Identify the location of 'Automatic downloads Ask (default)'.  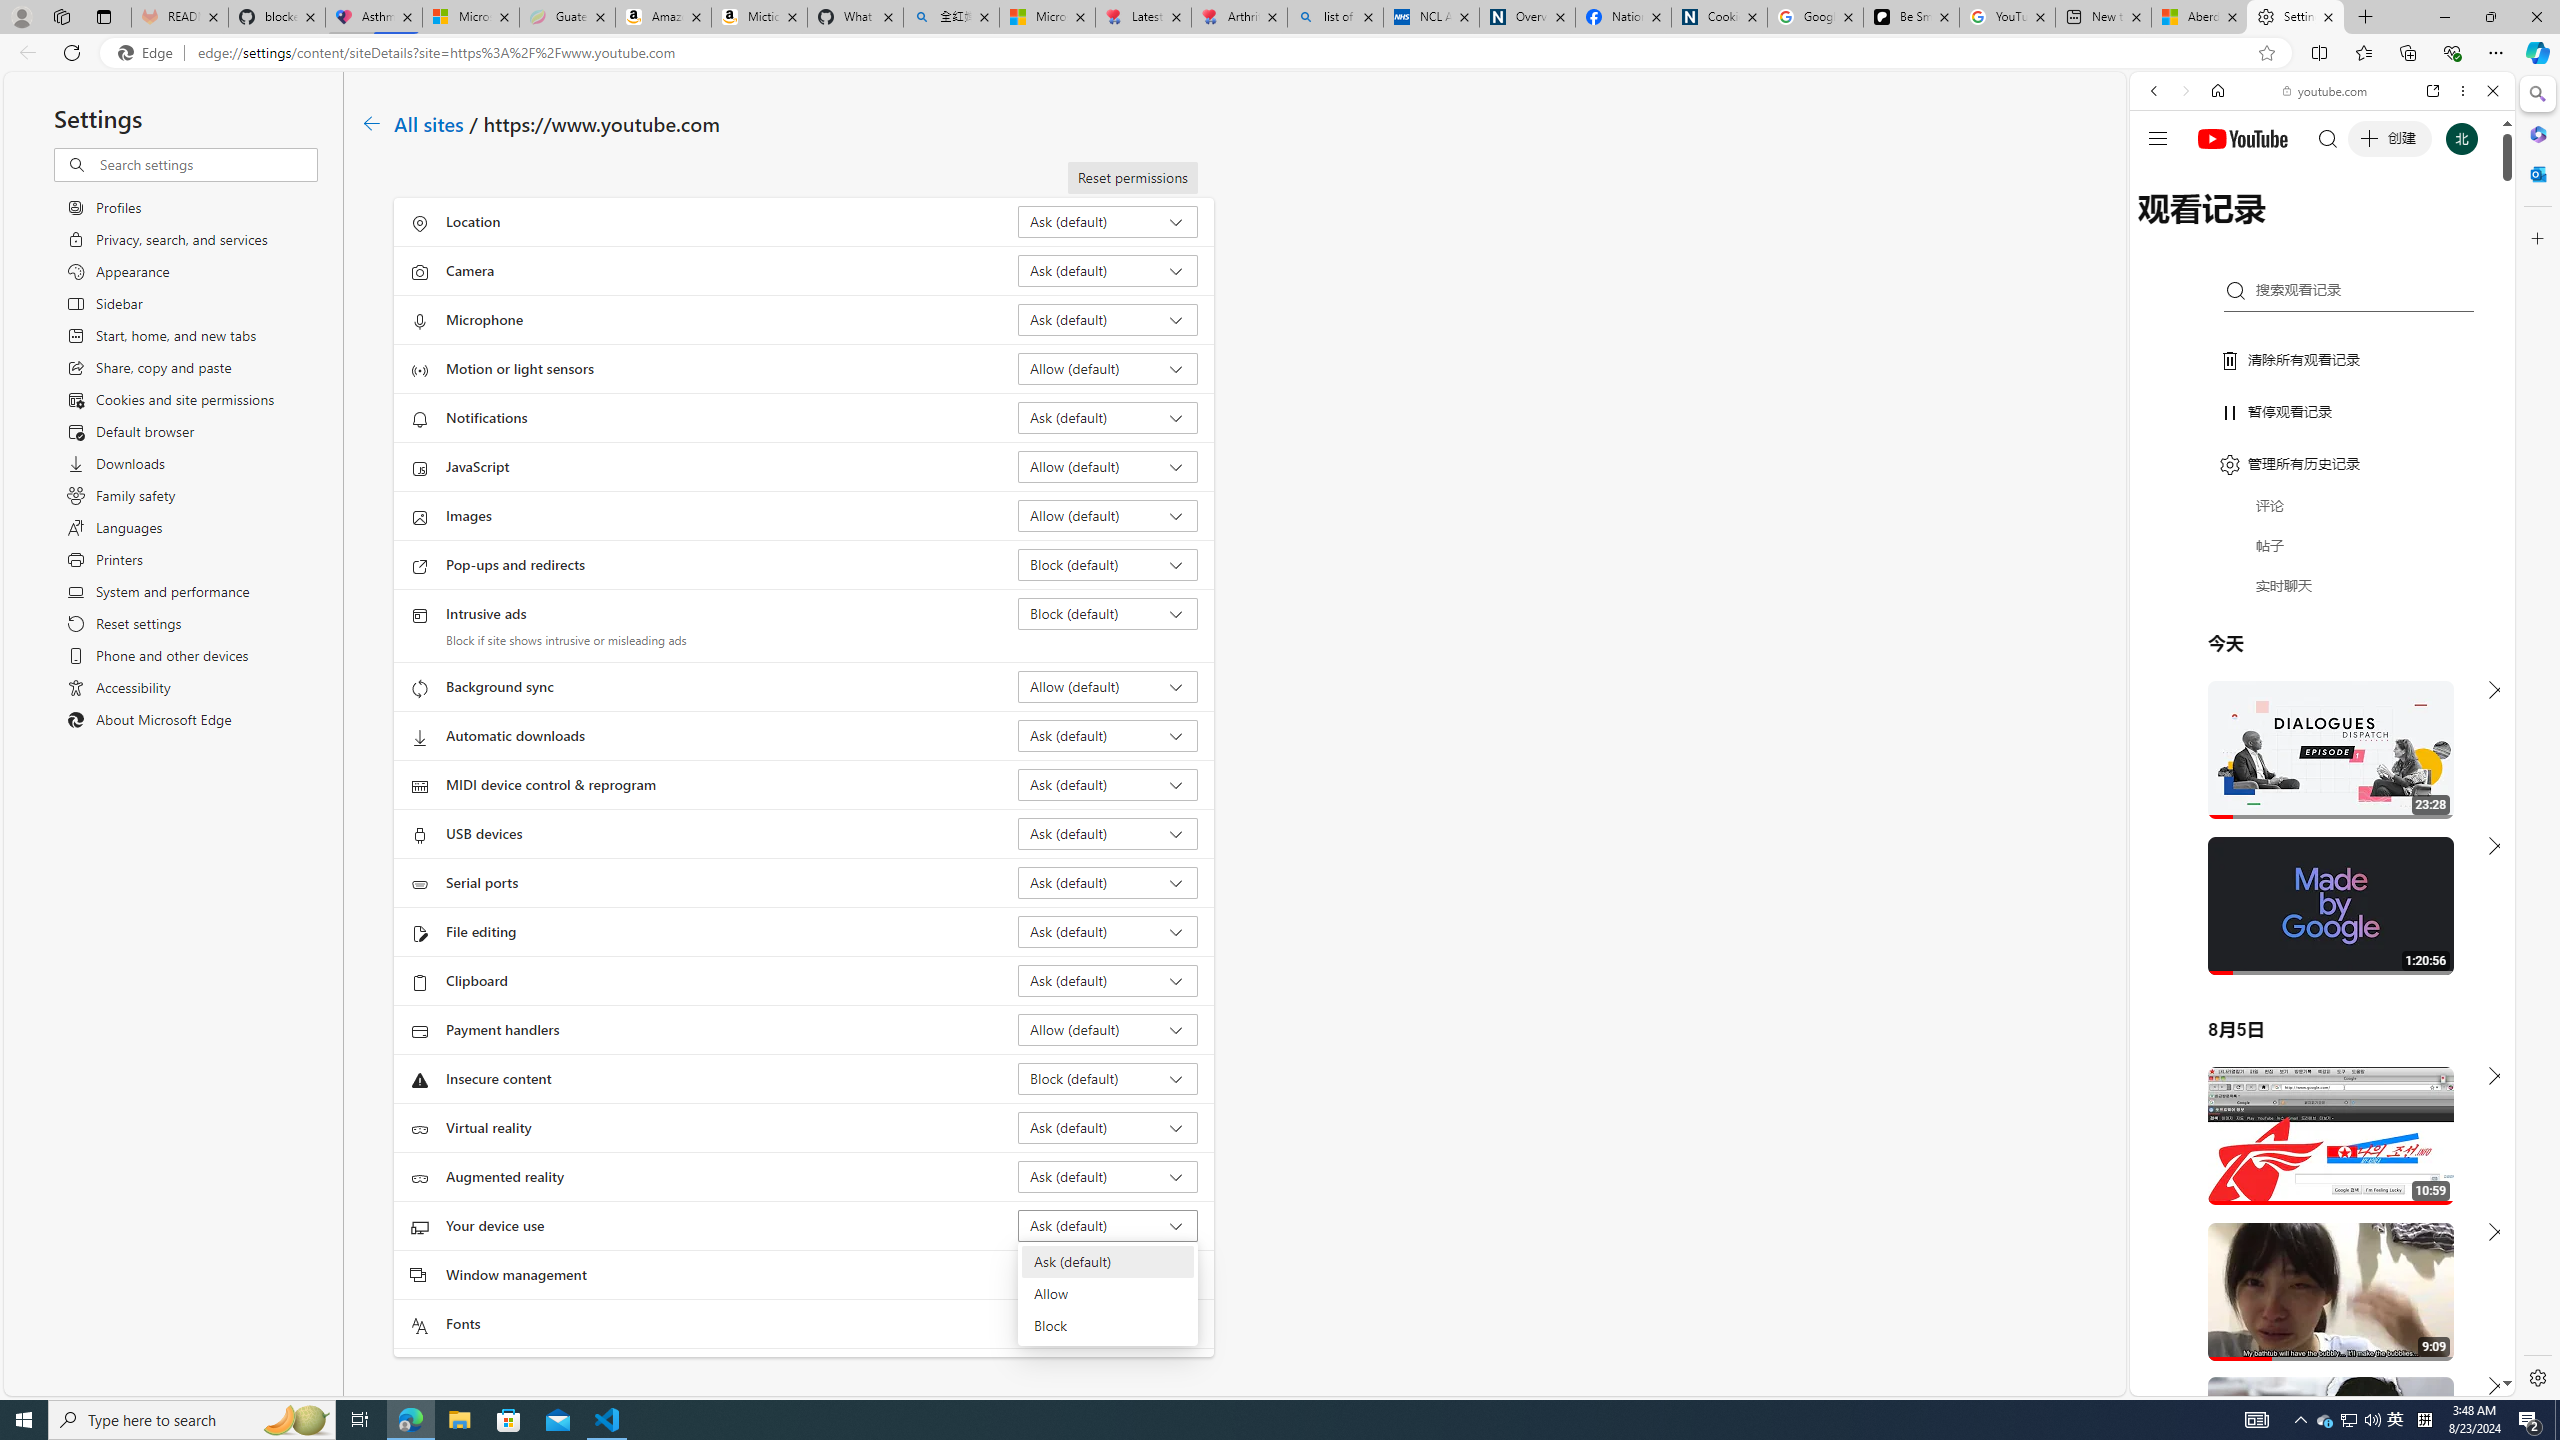
(1108, 735).